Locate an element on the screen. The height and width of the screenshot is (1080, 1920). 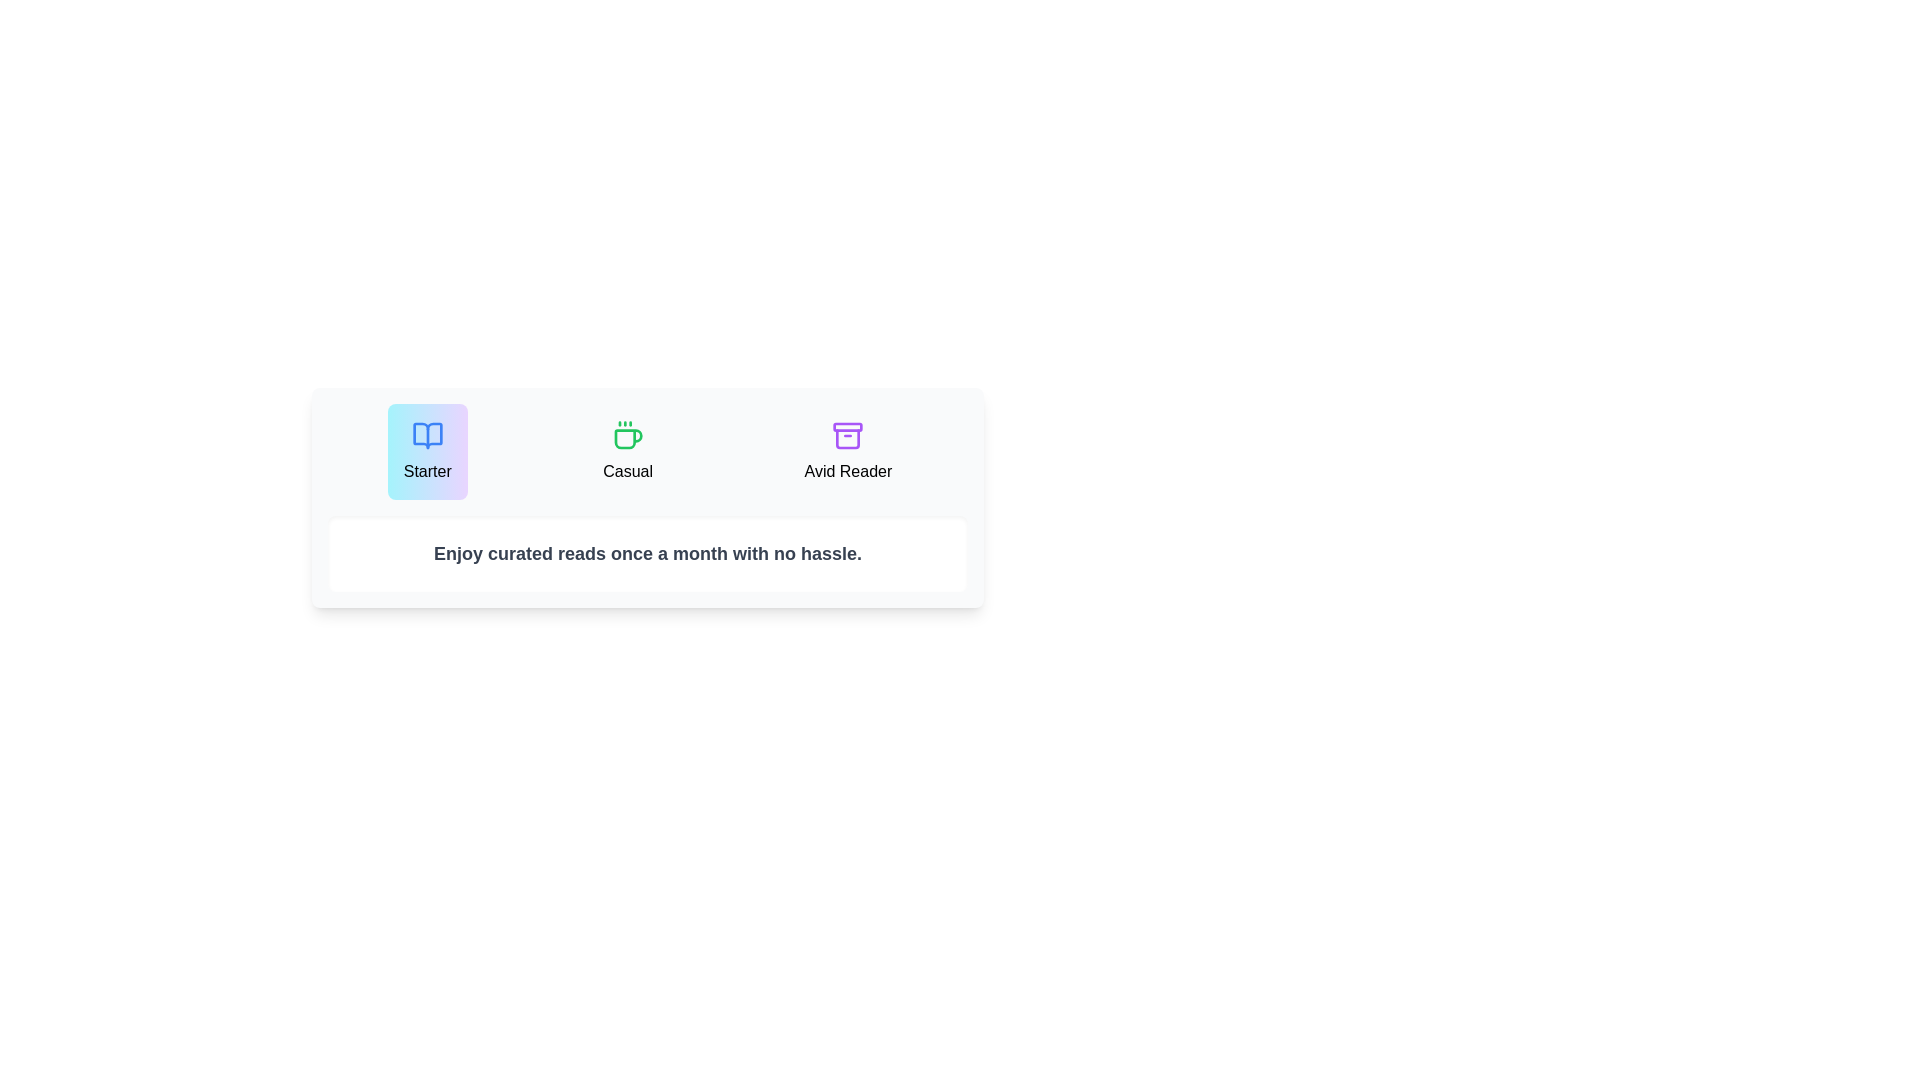
the Casual button to select the corresponding subscription plan is located at coordinates (627, 451).